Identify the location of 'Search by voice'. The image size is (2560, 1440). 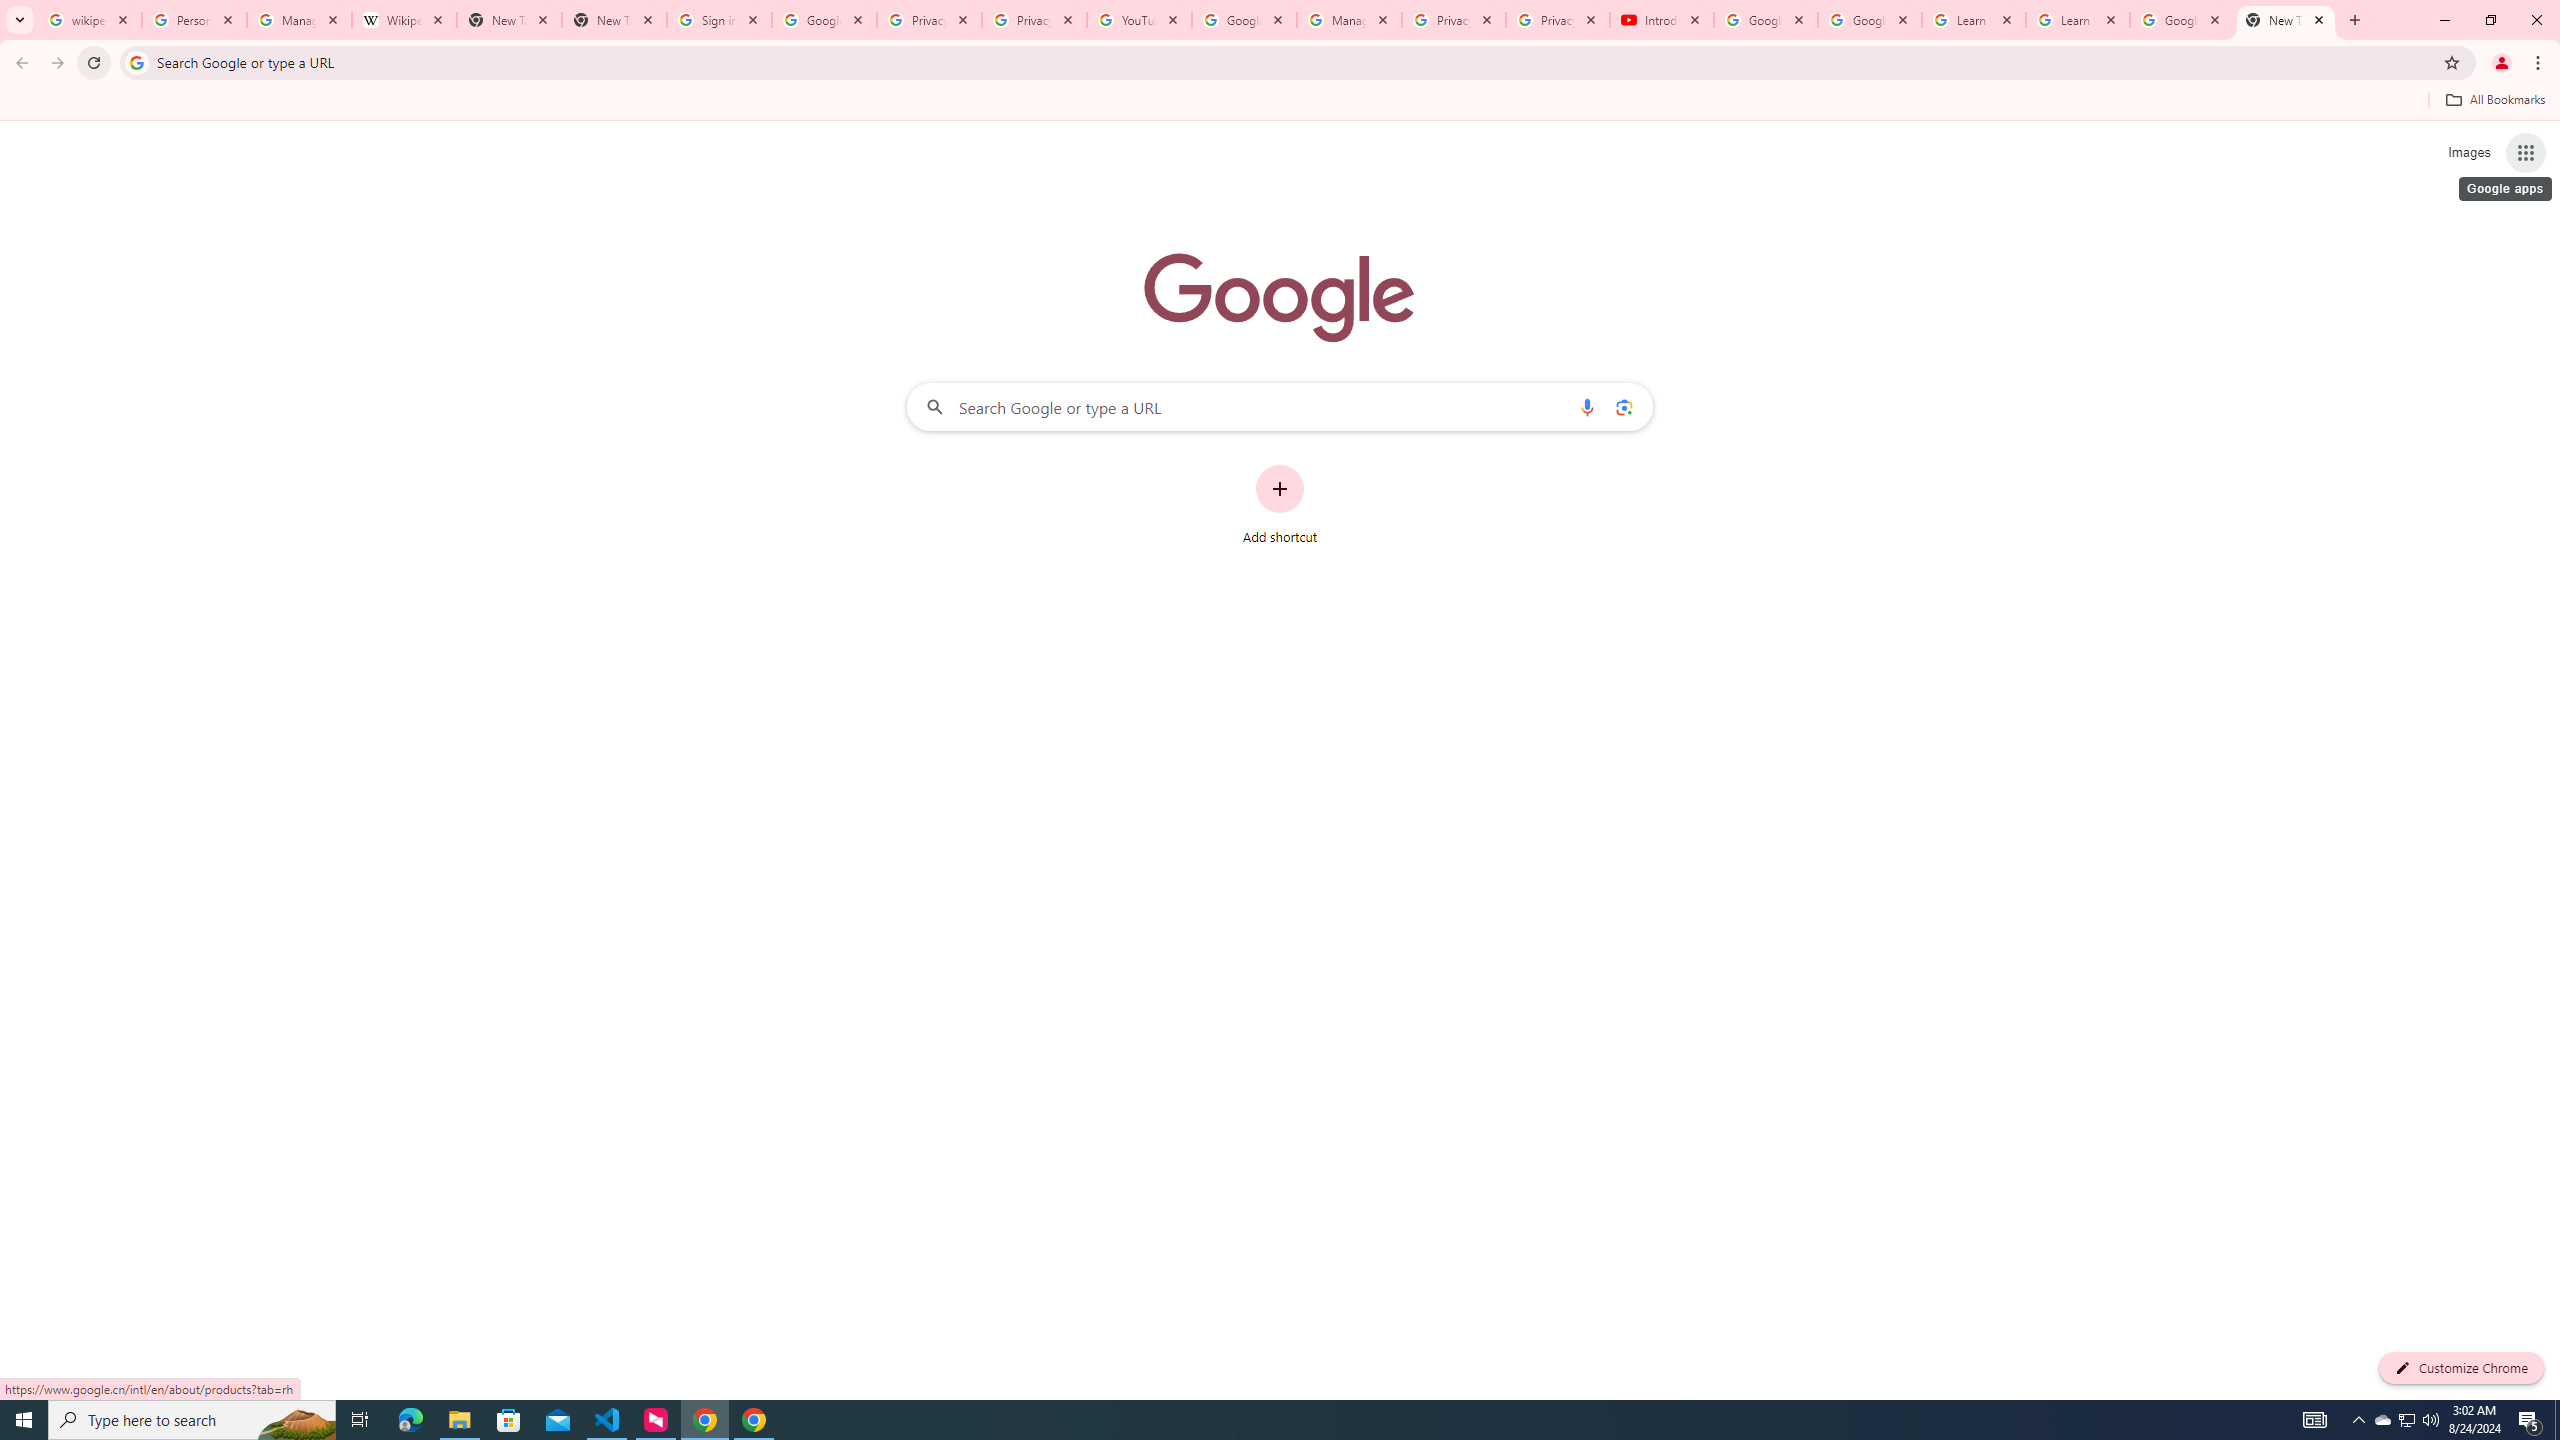
(1586, 405).